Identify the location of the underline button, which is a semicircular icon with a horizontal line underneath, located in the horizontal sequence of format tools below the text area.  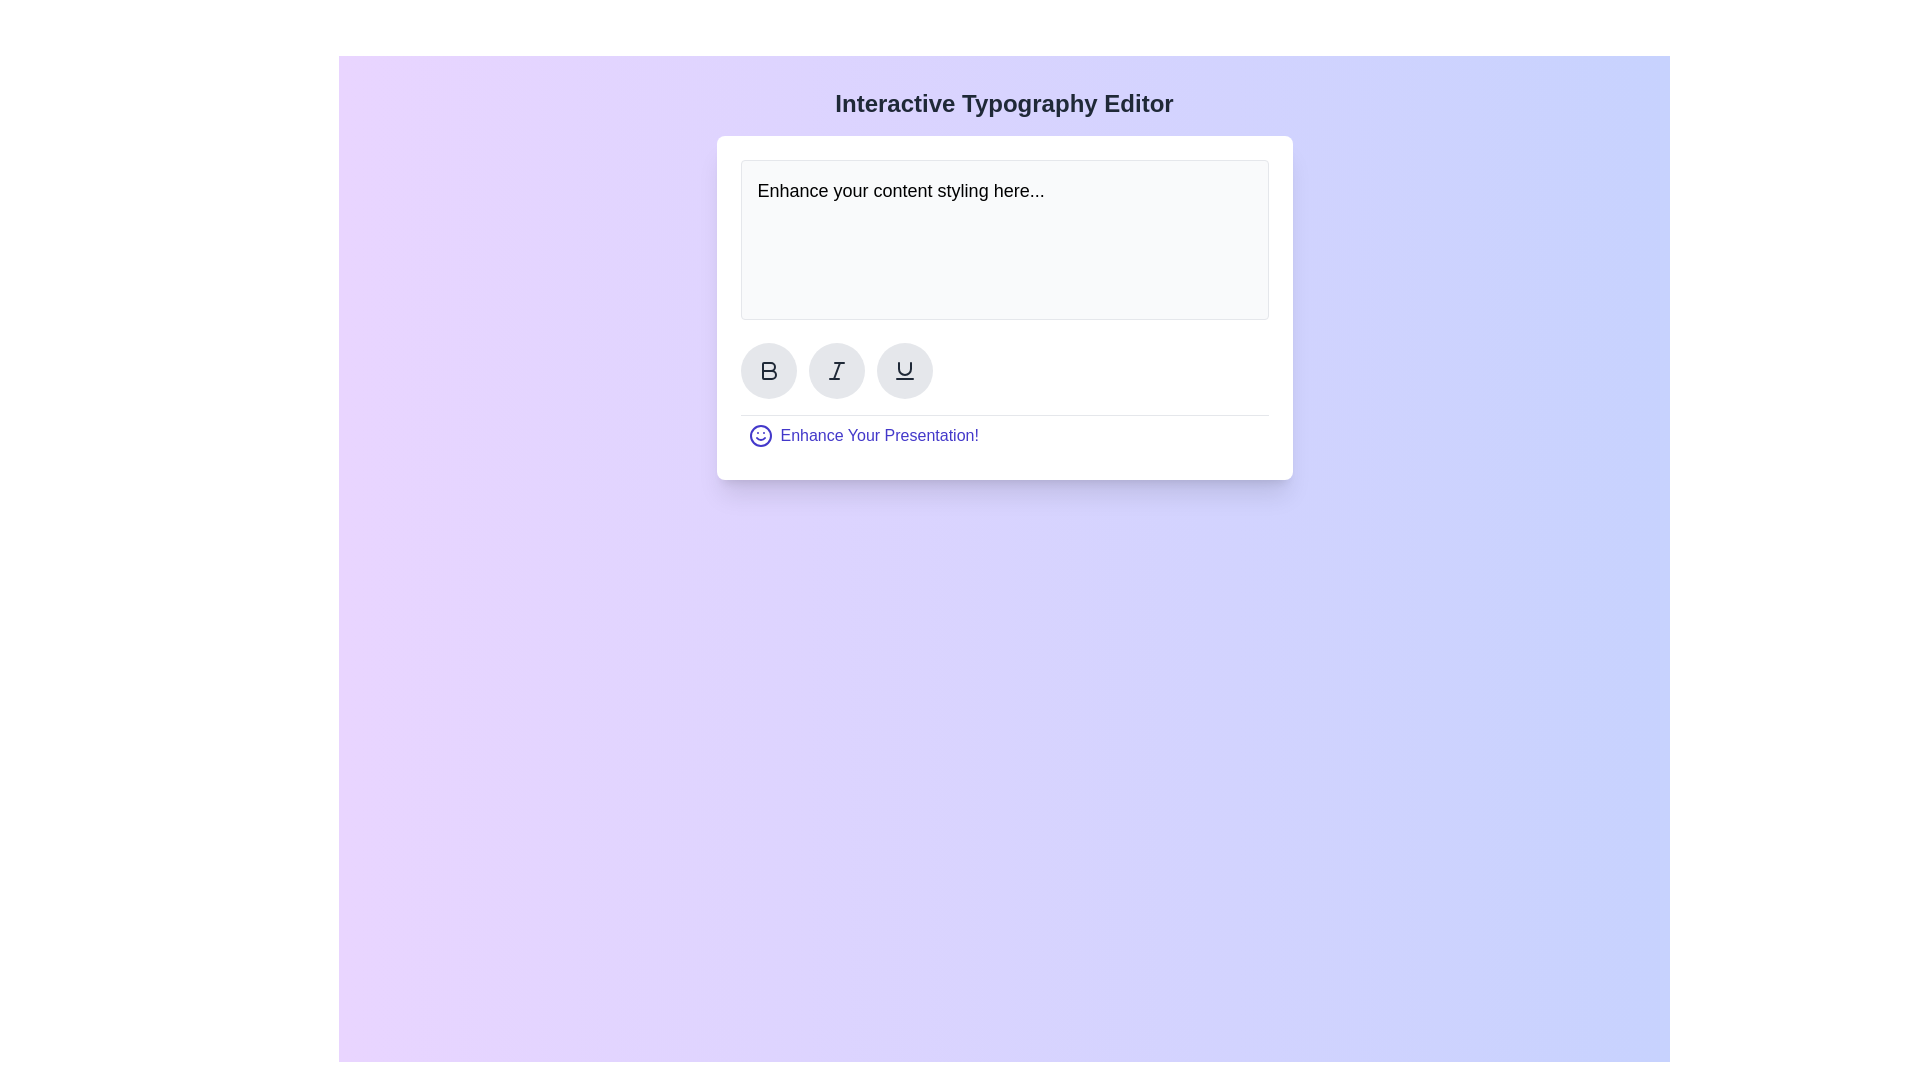
(903, 370).